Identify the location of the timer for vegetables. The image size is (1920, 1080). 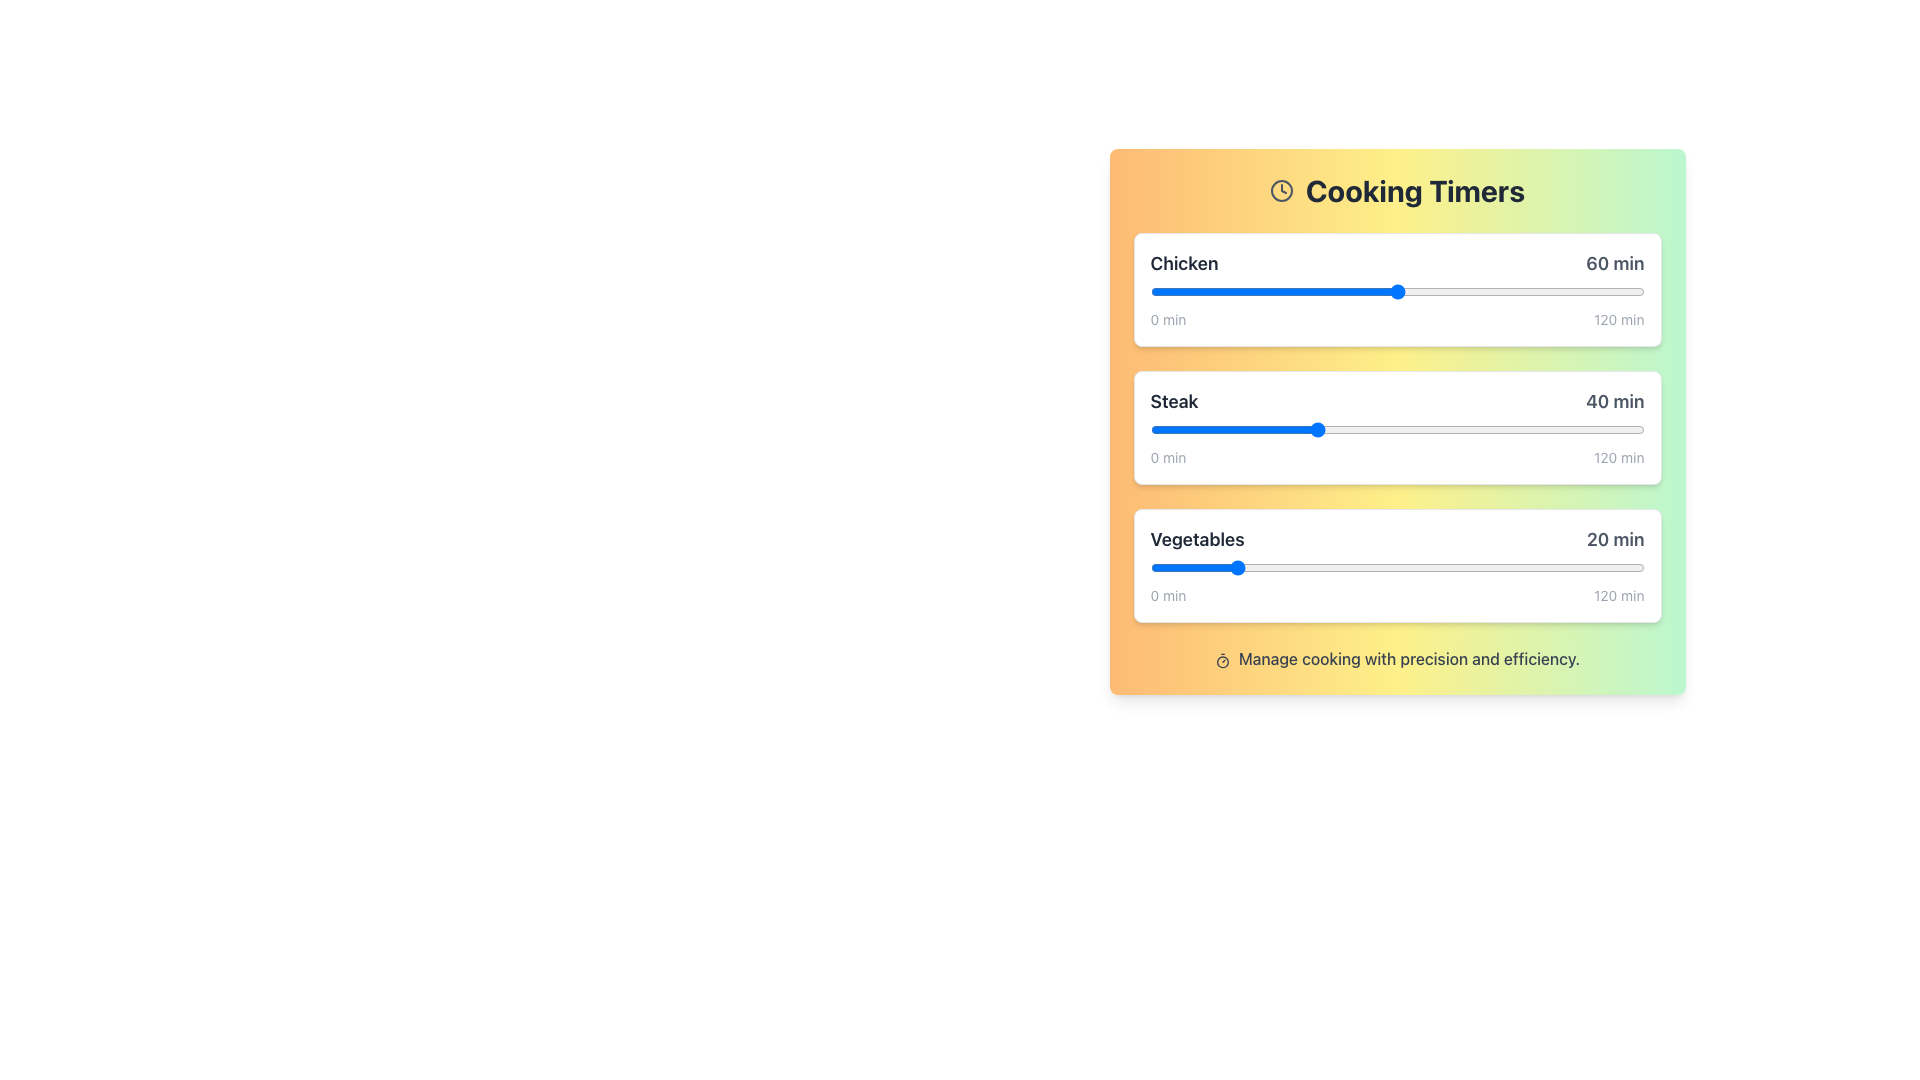
(1179, 567).